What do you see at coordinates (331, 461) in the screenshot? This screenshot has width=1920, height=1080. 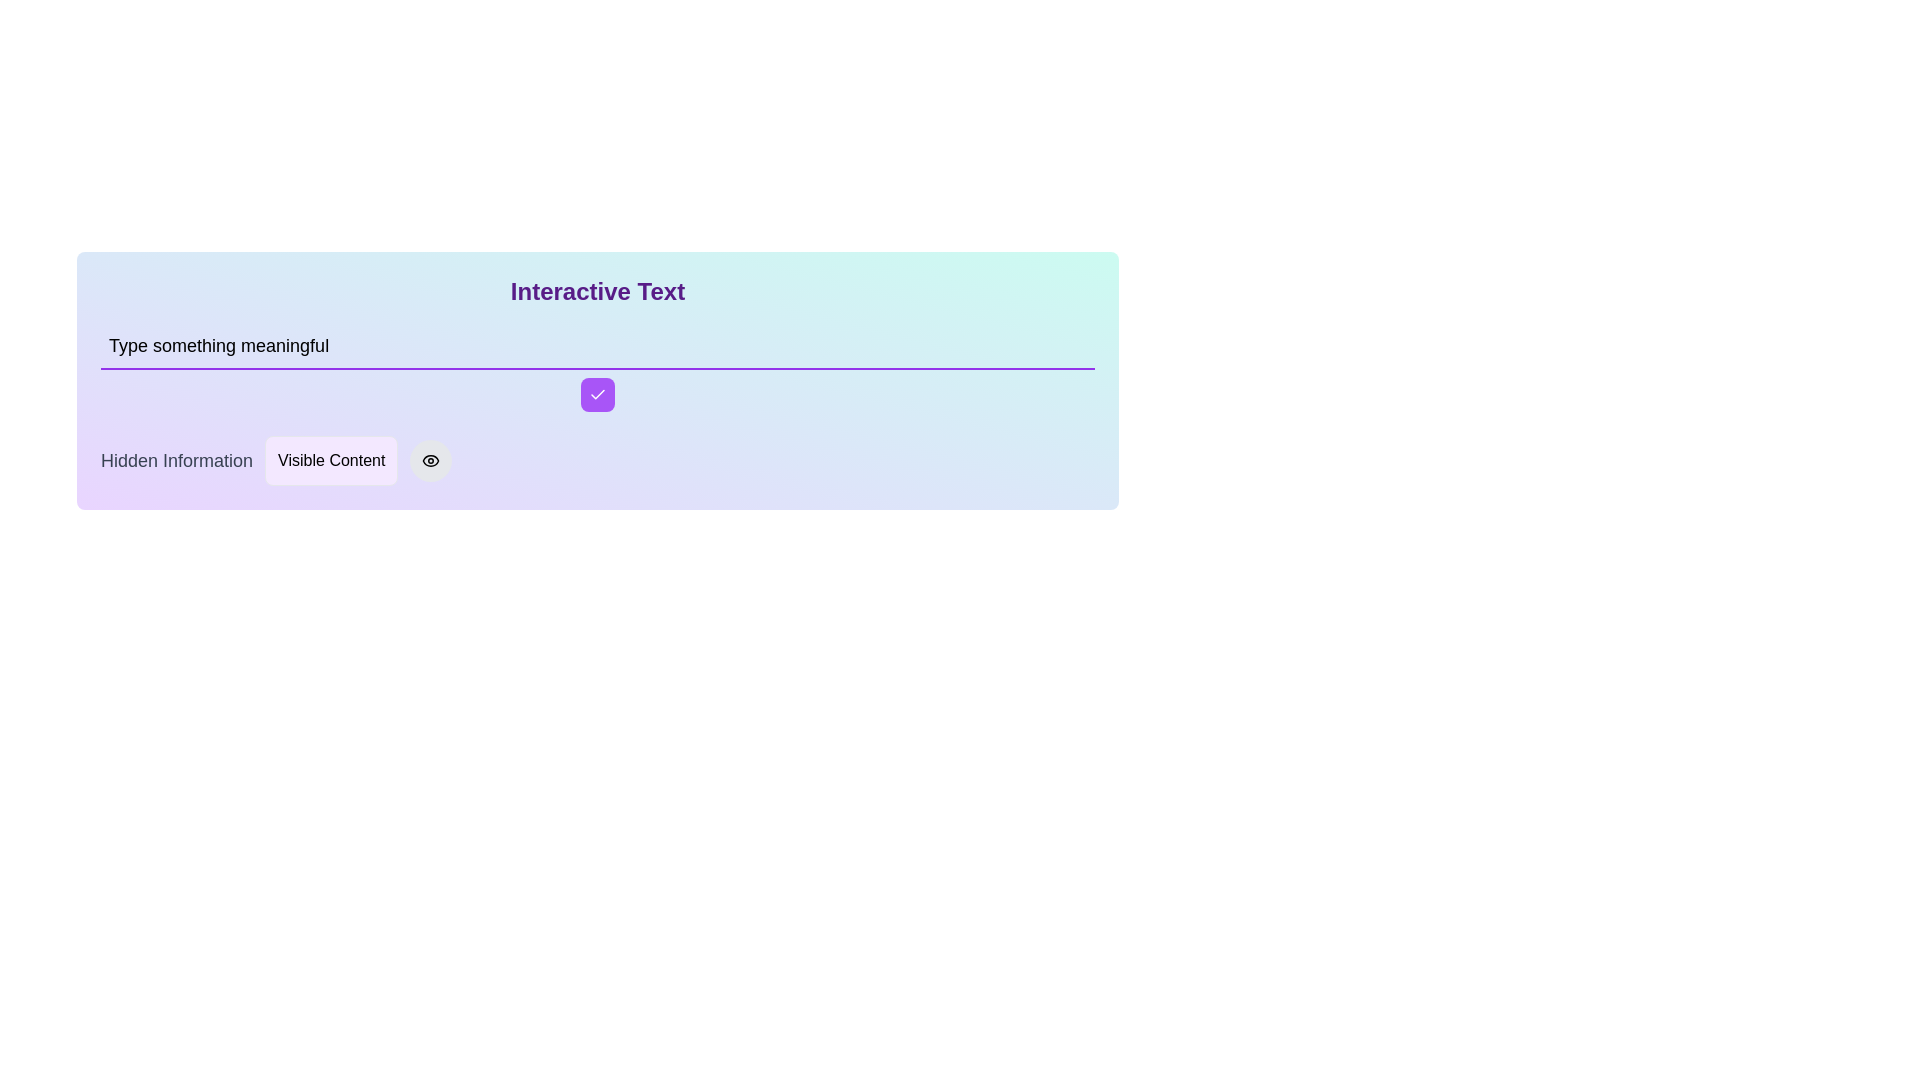 I see `the rectangular button-like component with a purple background and black text that reads 'Visible Content' located between the 'Hidden Information' label and an eye icon` at bounding box center [331, 461].